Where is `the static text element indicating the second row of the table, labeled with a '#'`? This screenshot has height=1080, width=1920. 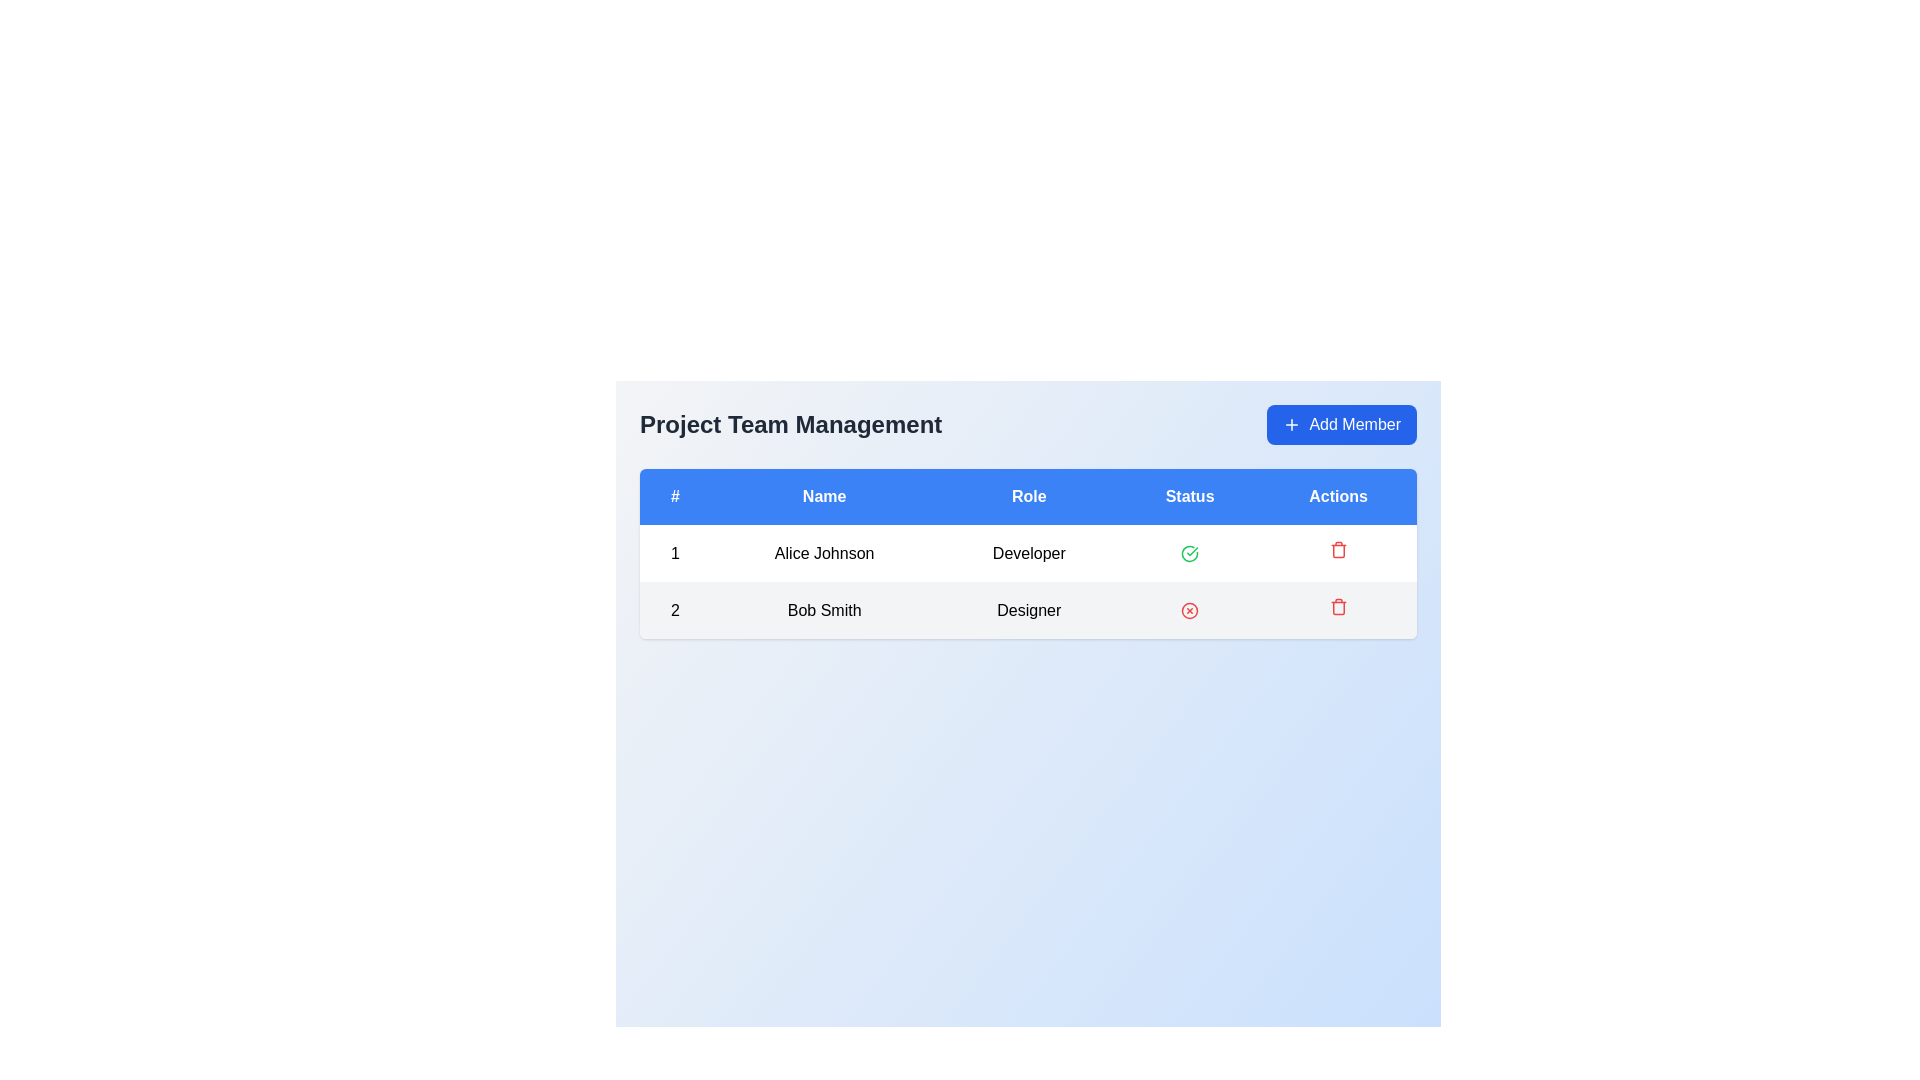
the static text element indicating the second row of the table, labeled with a '#' is located at coordinates (675, 609).